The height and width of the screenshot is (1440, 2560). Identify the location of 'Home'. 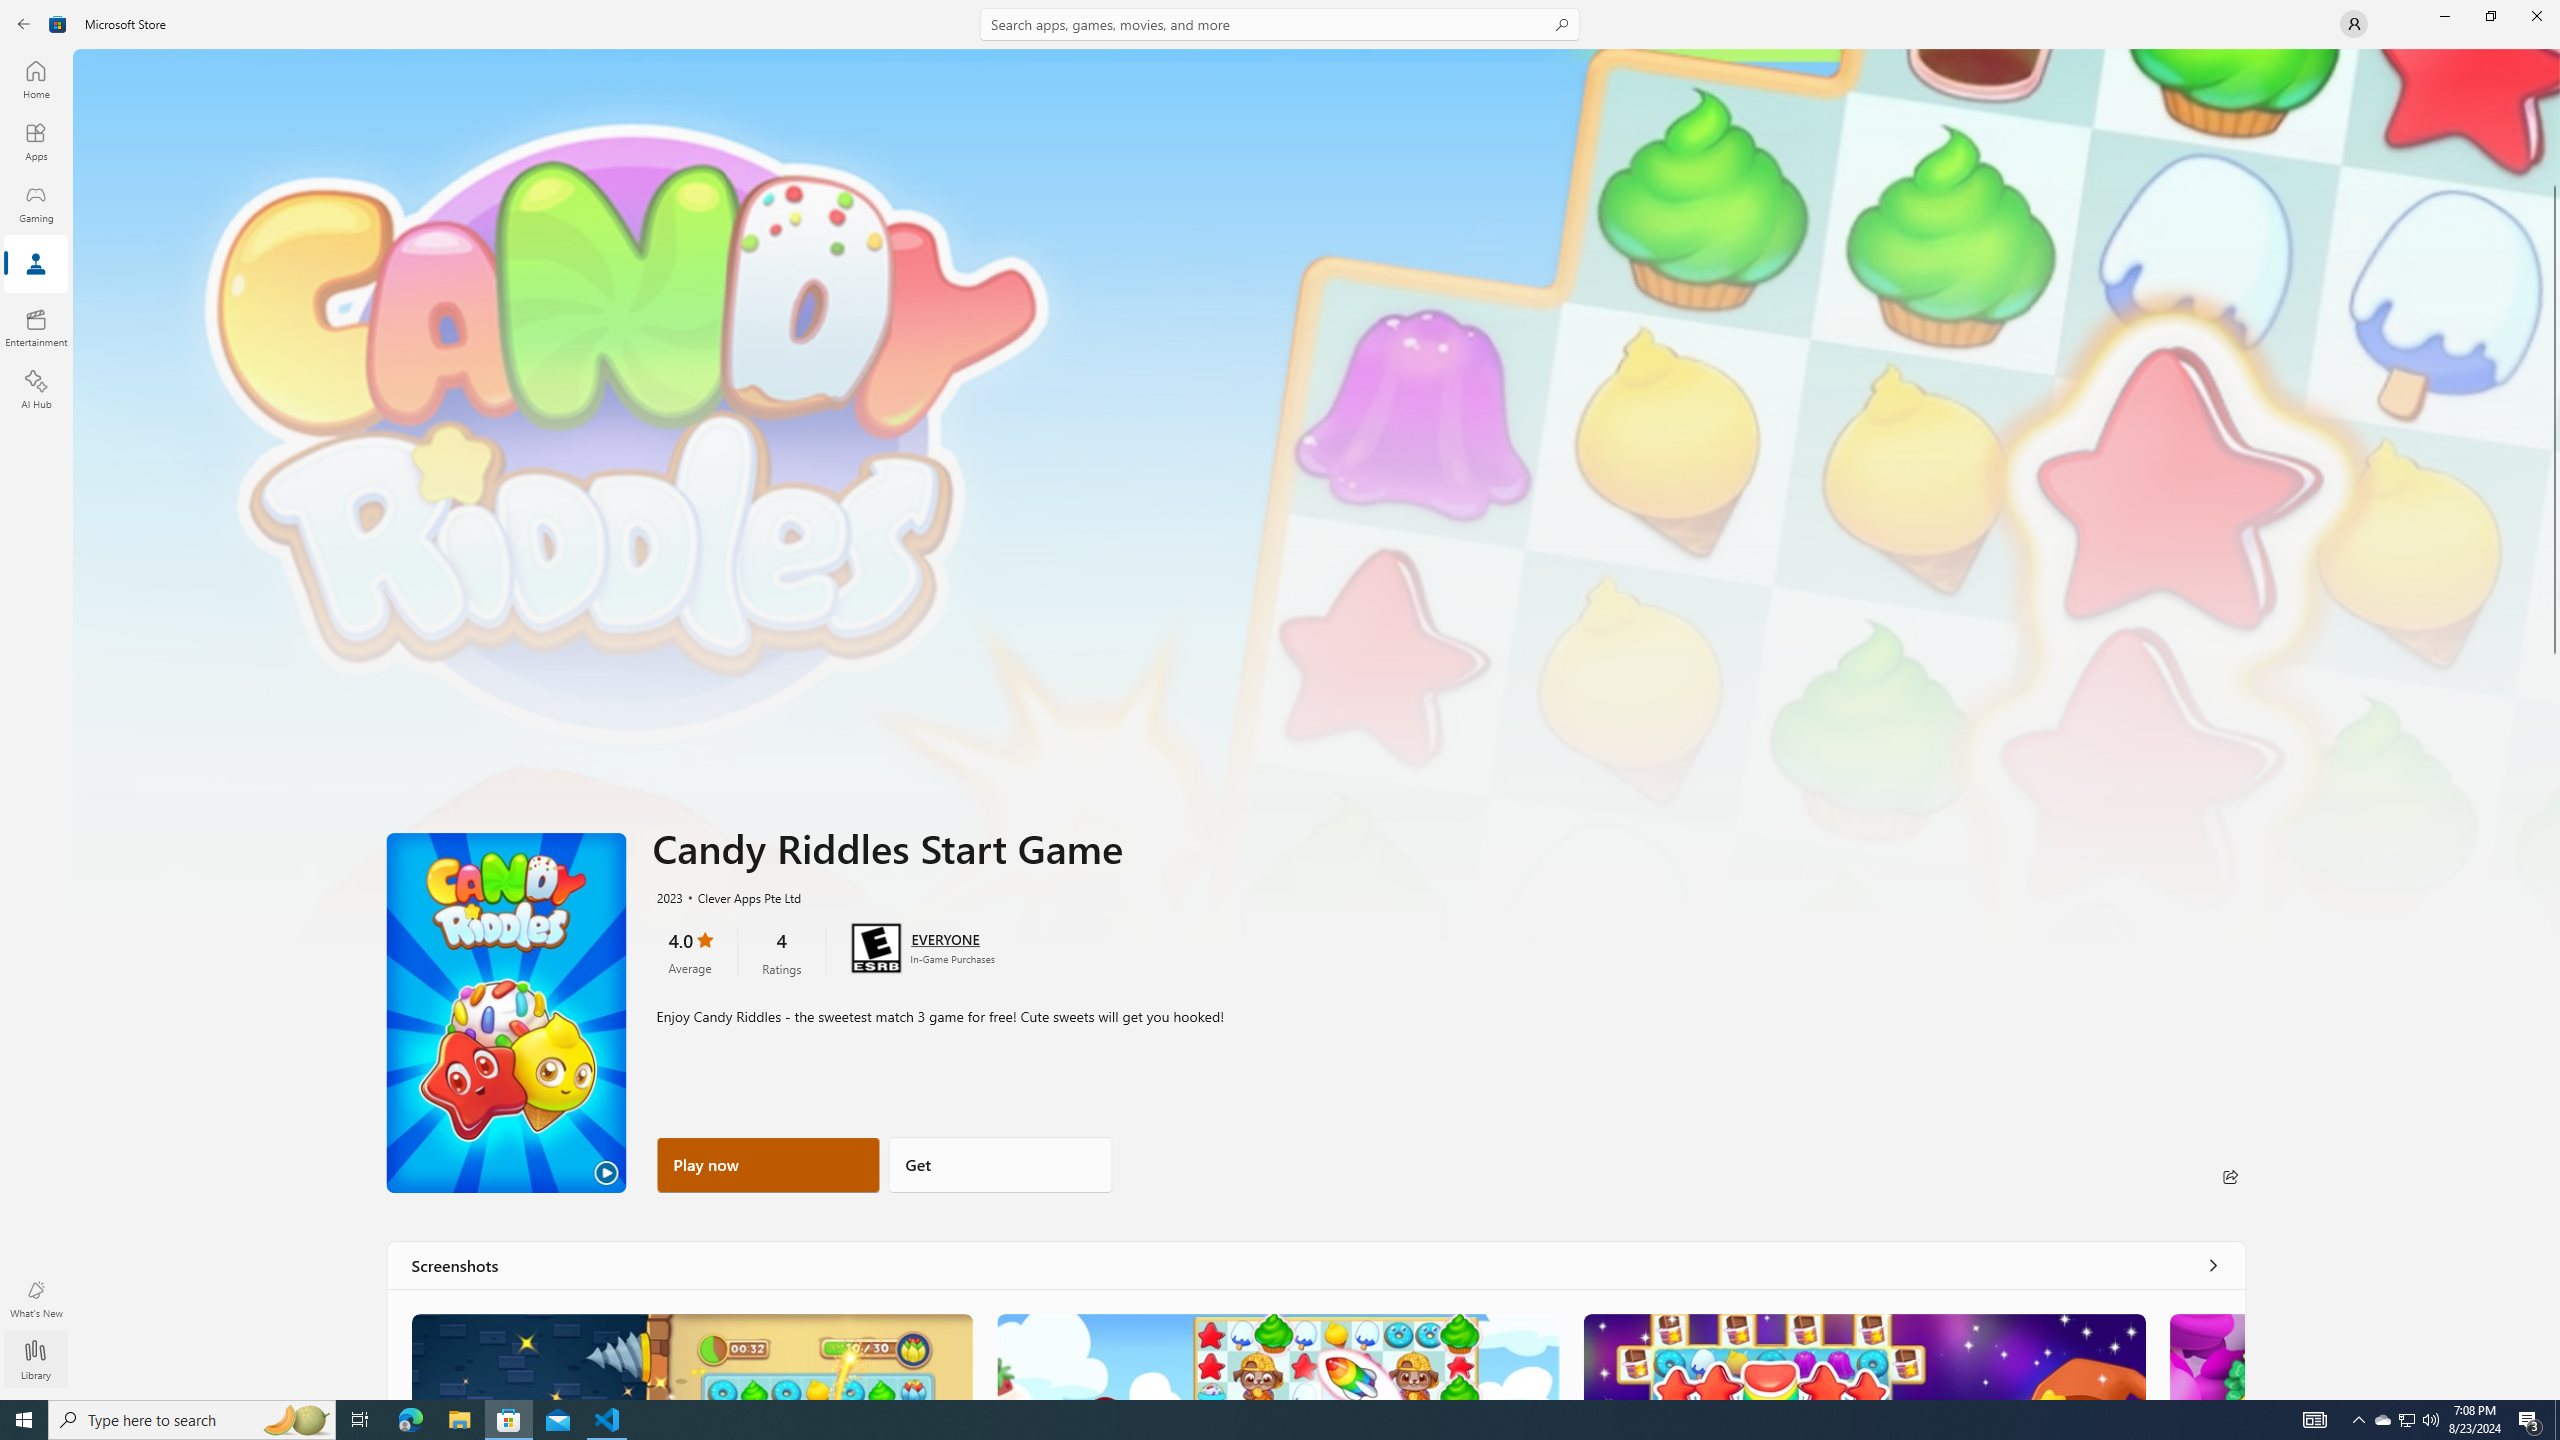
(34, 78).